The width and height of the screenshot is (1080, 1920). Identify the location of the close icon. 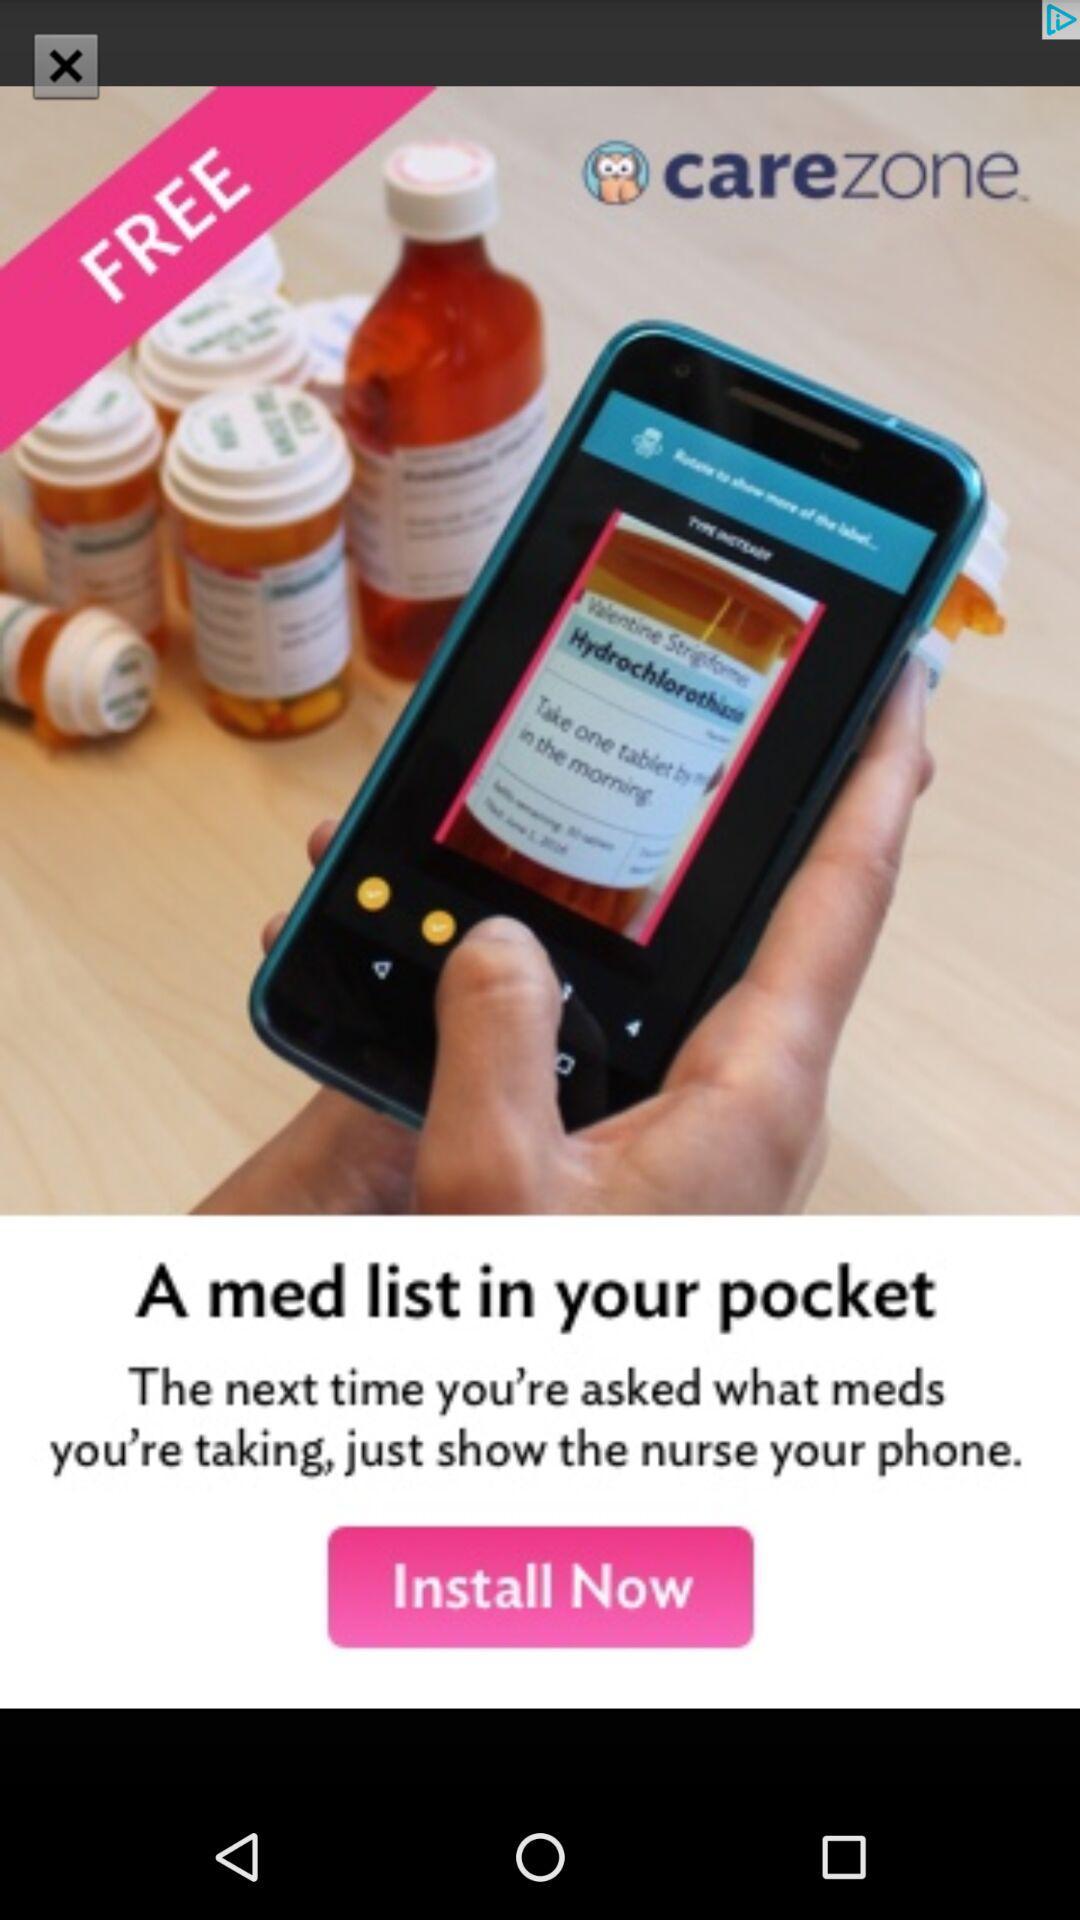
(64, 70).